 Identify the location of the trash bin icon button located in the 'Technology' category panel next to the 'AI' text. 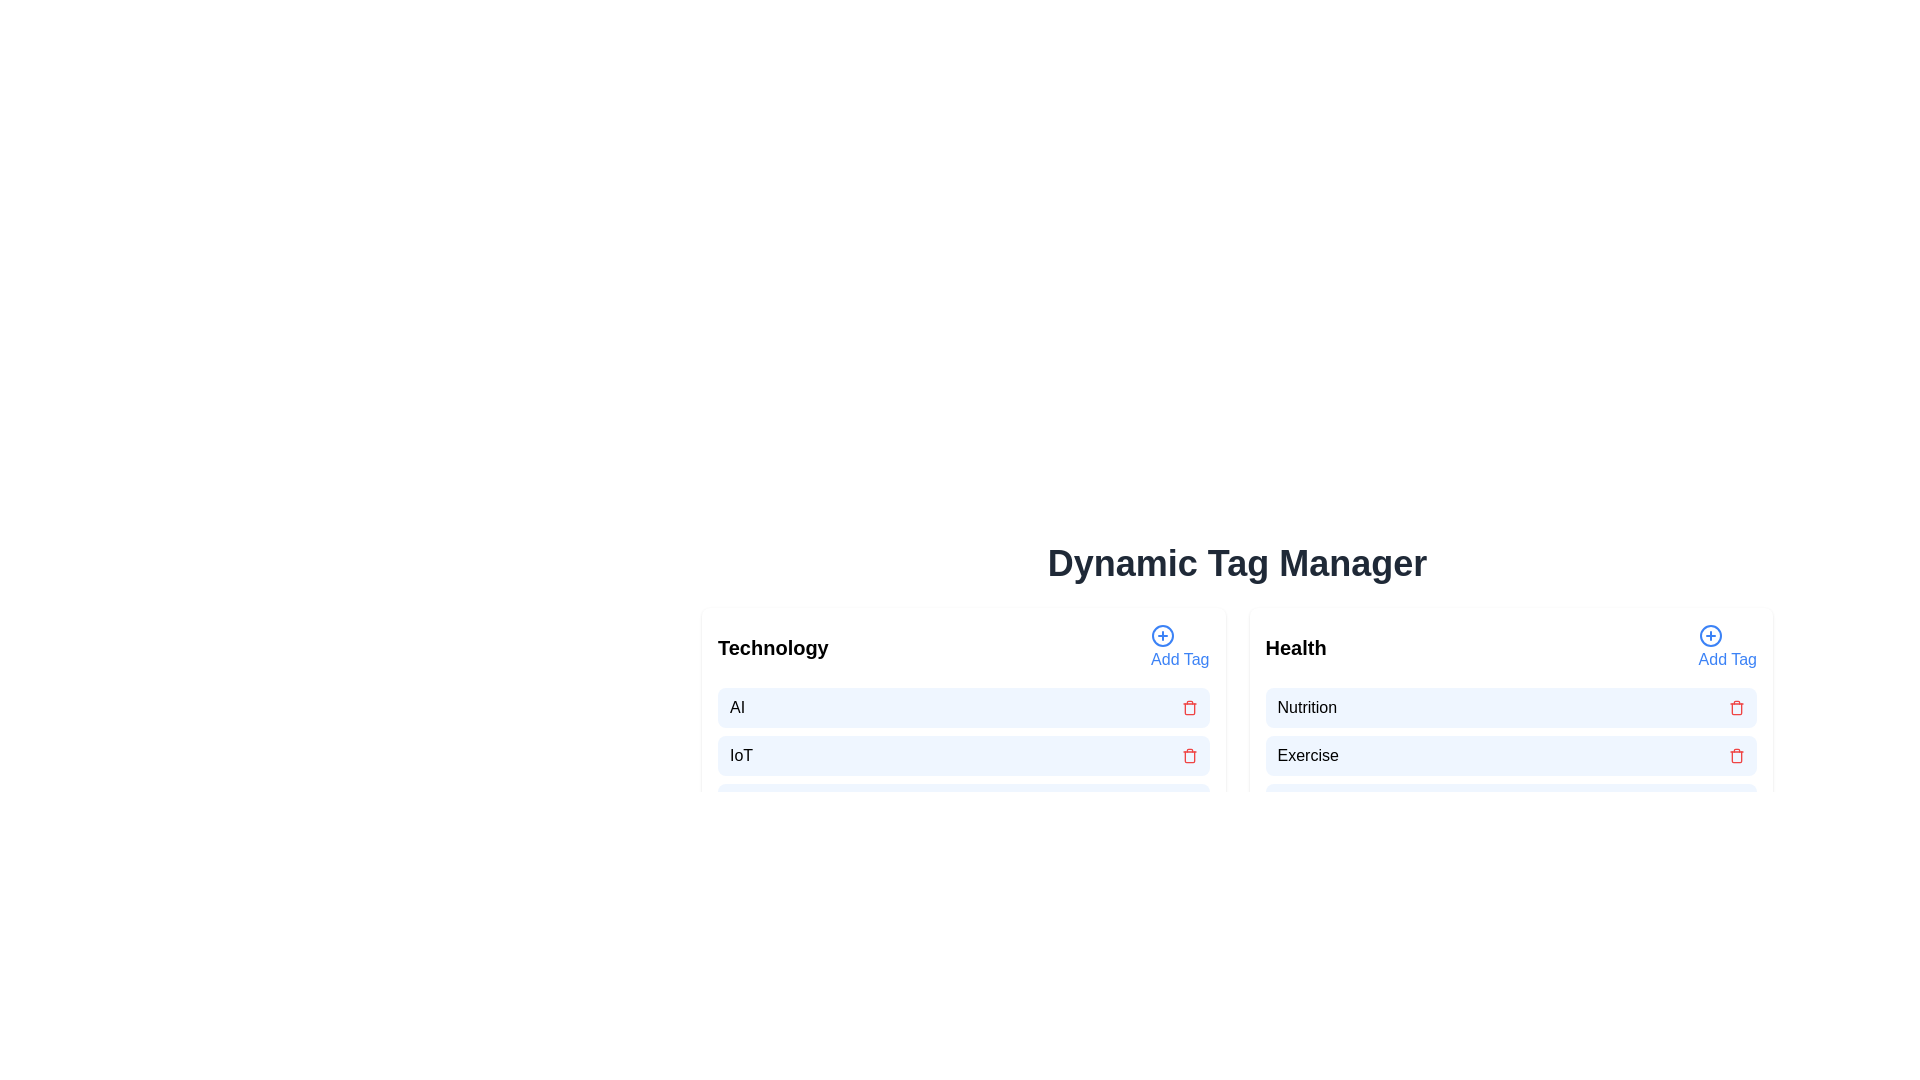
(1189, 707).